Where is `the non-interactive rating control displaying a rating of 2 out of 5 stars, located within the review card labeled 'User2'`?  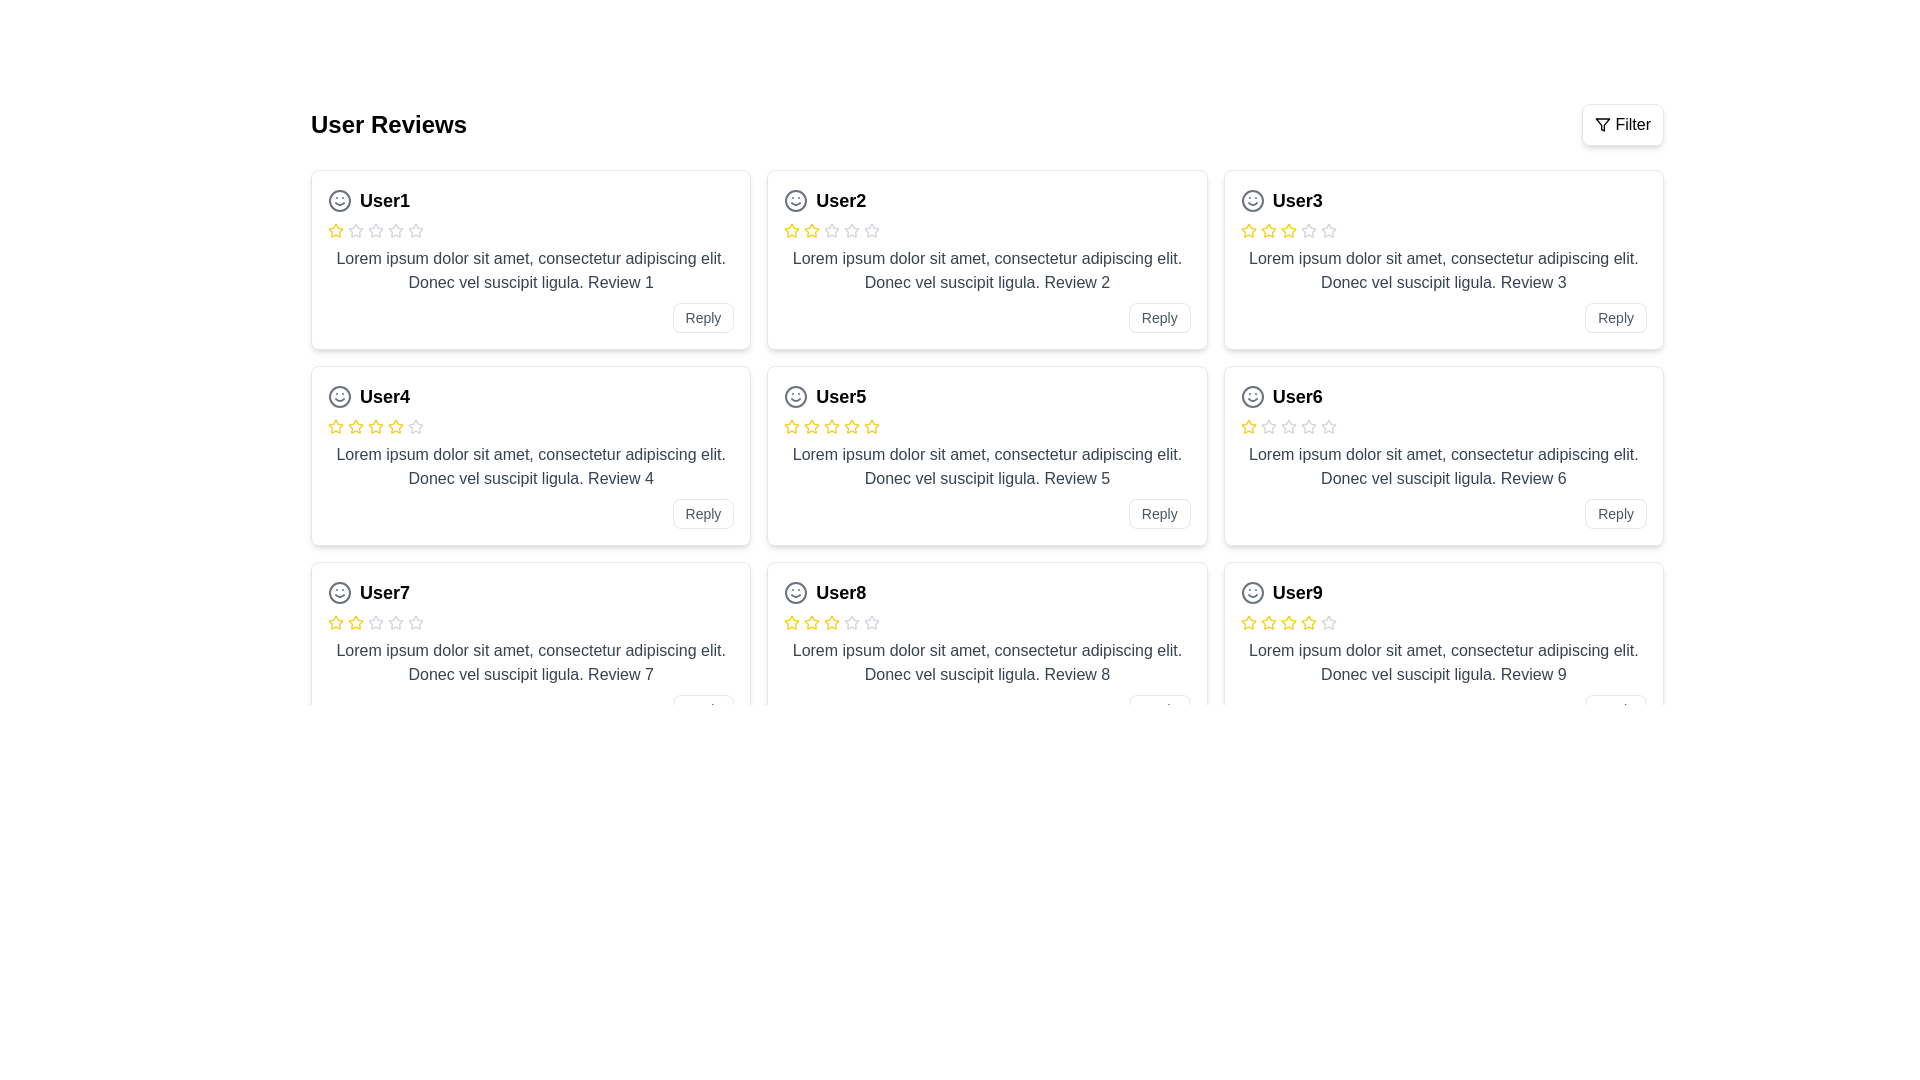
the non-interactive rating control displaying a rating of 2 out of 5 stars, located within the review card labeled 'User2' is located at coordinates (987, 230).